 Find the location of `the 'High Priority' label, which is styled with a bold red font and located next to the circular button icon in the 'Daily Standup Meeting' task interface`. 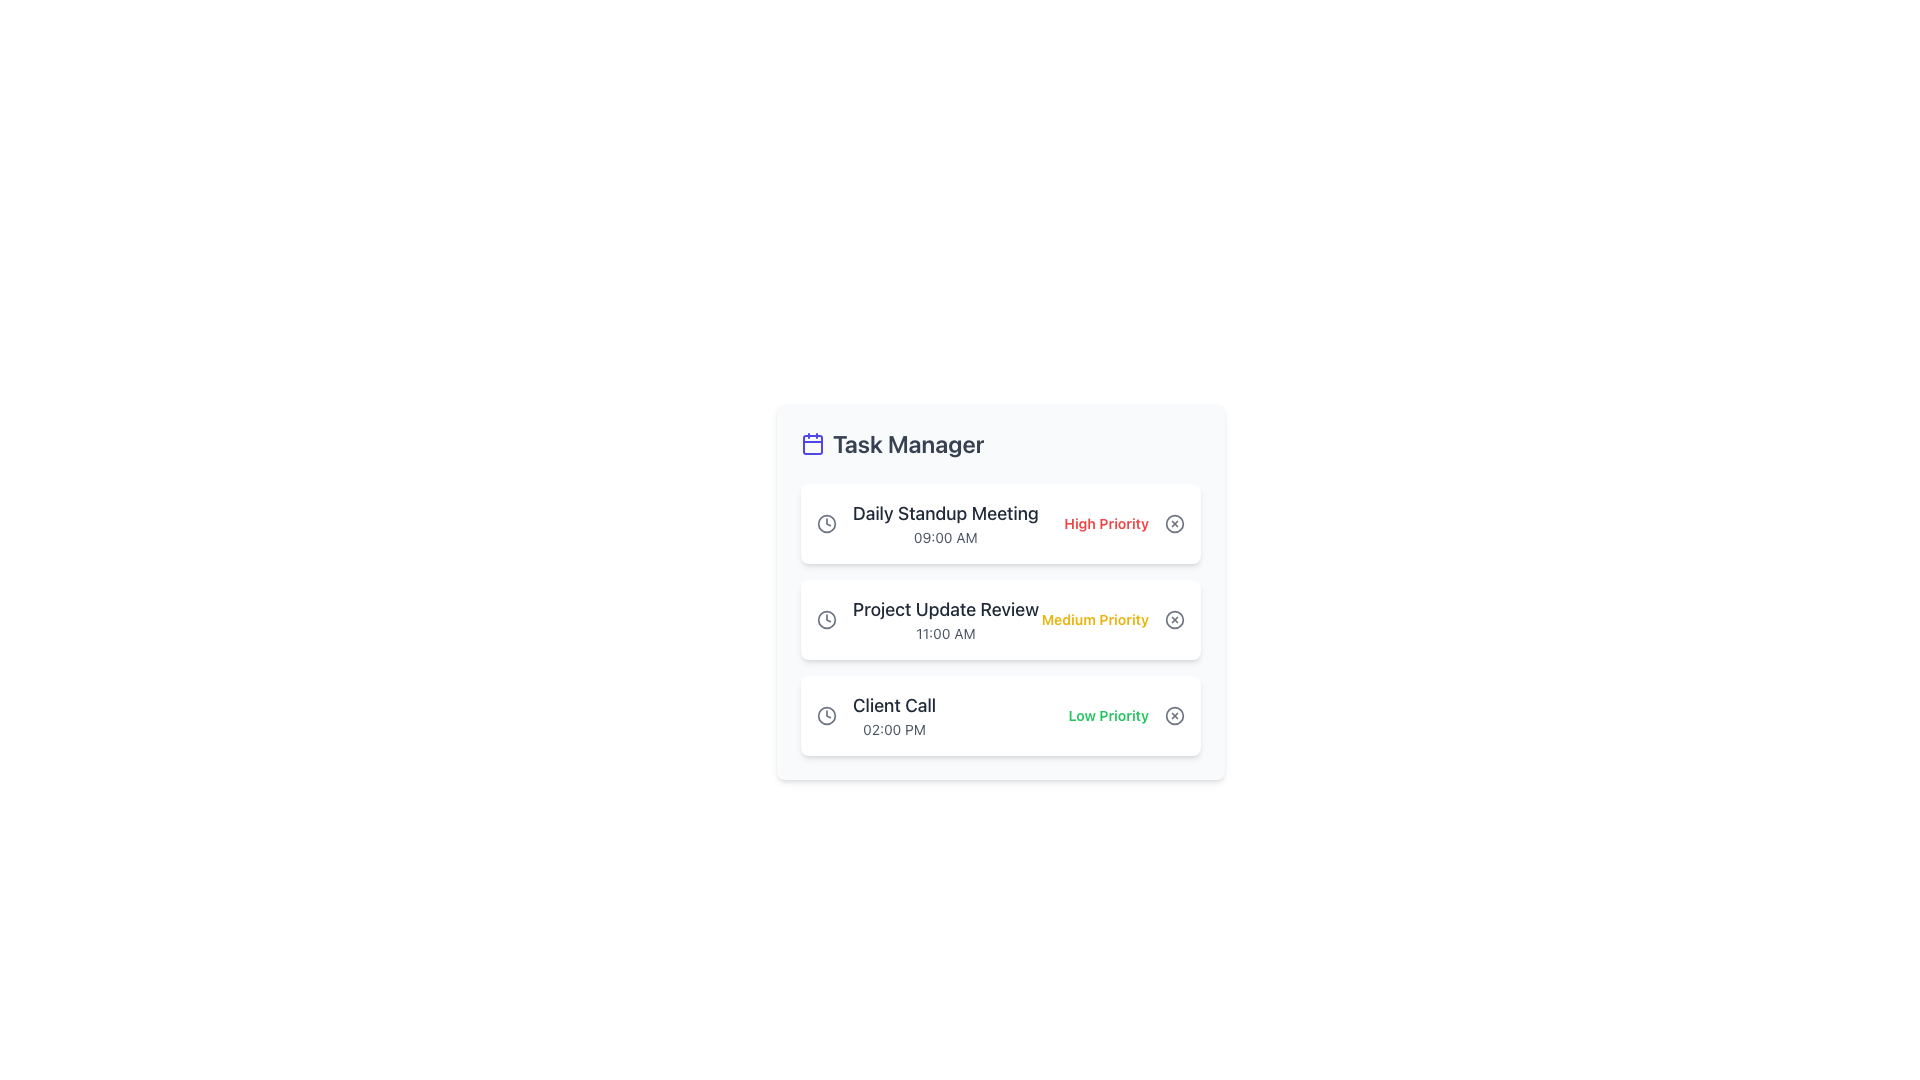

the 'High Priority' label, which is styled with a bold red font and located next to the circular button icon in the 'Daily Standup Meeting' task interface is located at coordinates (1105, 523).